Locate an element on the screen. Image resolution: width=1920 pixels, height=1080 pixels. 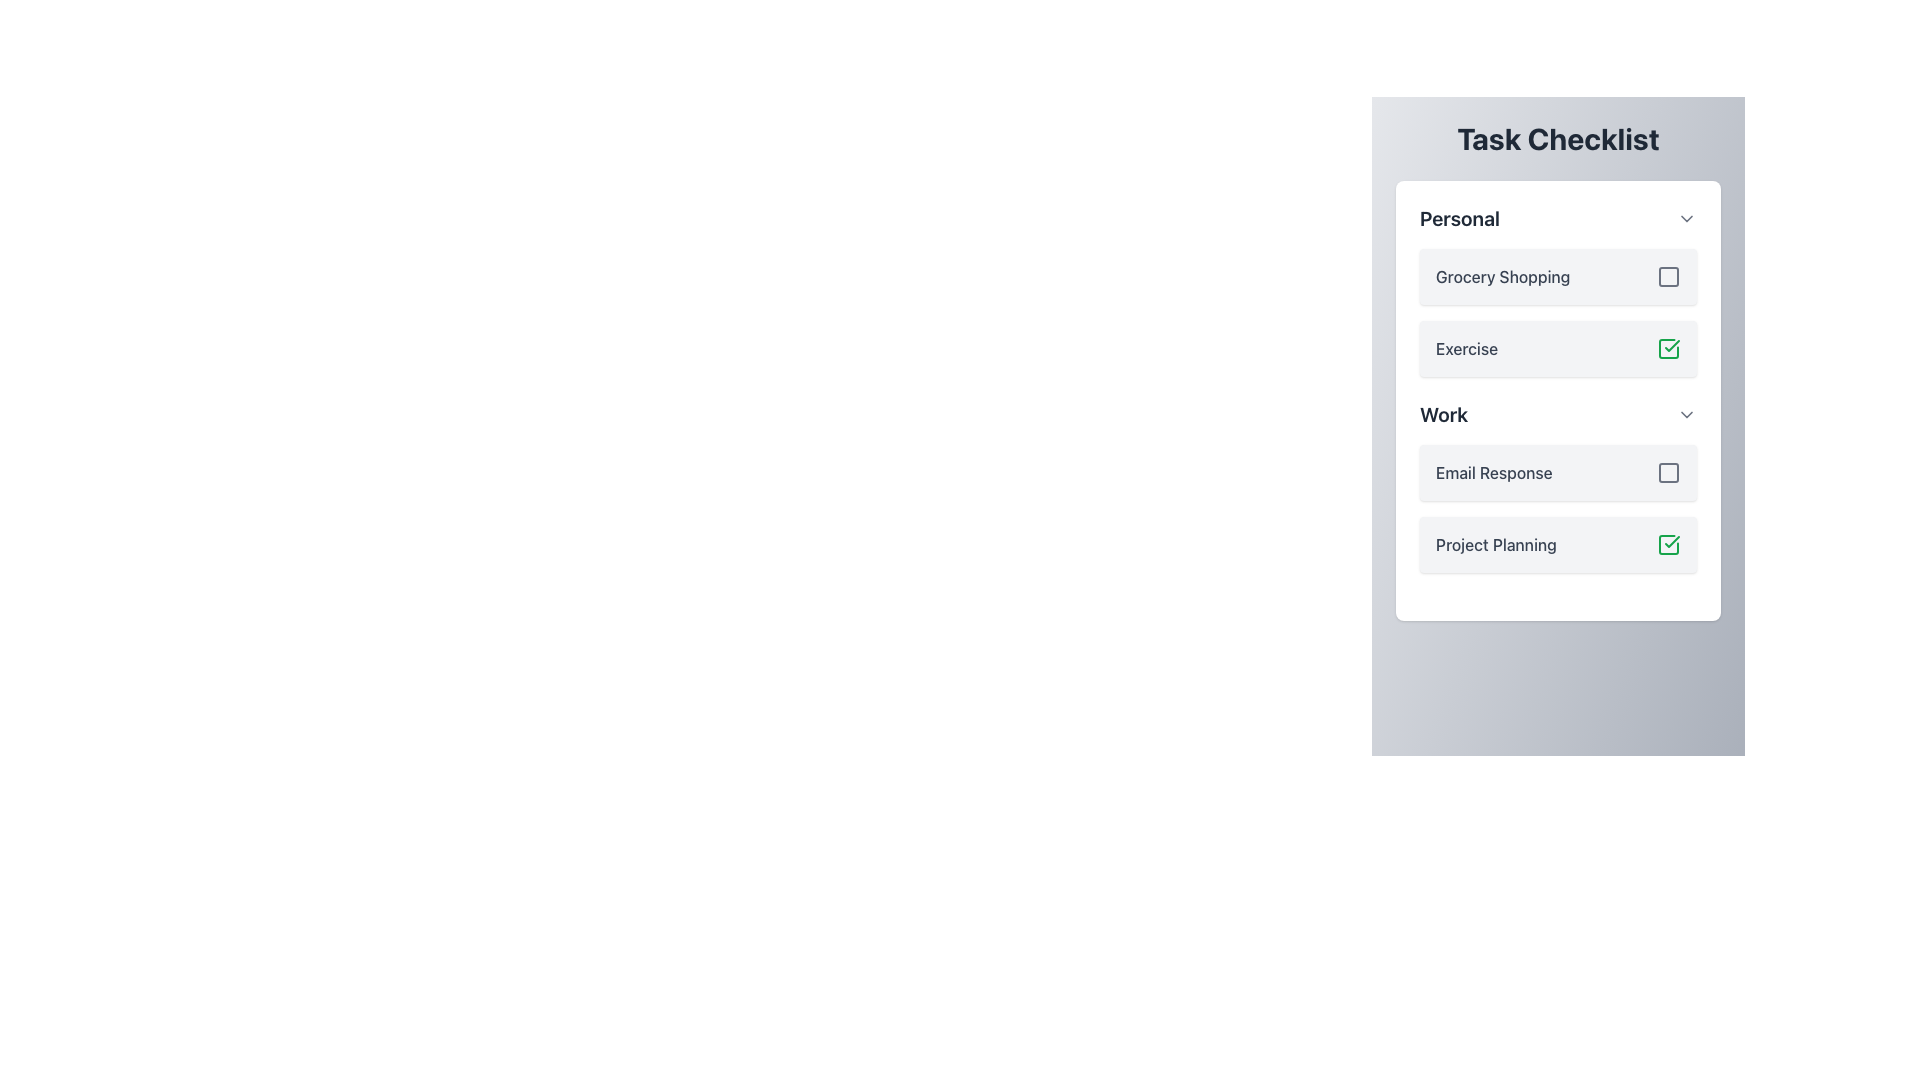
the text label element that represents a task item in the 'Personal' section of the checklist, located beneath 'Grocery Shopping.' is located at coordinates (1467, 347).